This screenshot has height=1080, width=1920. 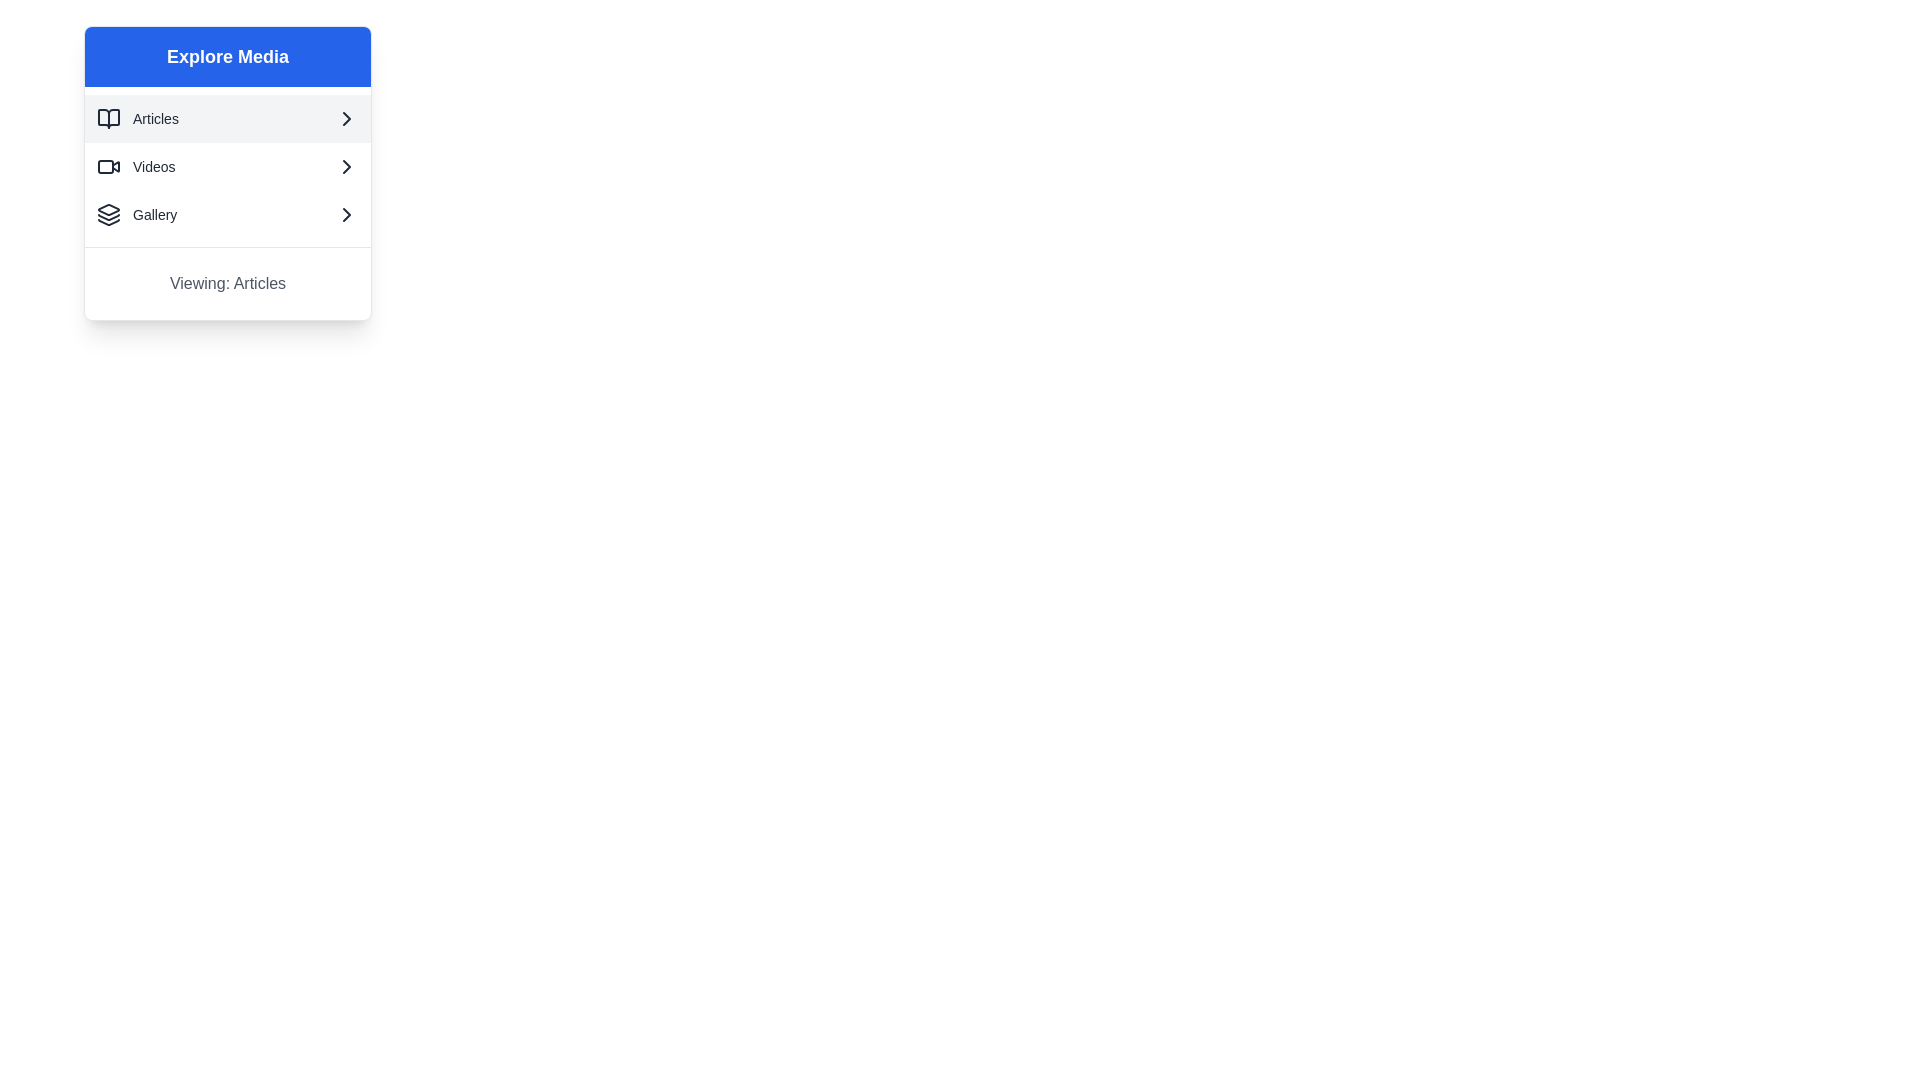 I want to click on the rightward-pointing chevron icon located to the right of the 'Videos' text, so click(x=346, y=165).